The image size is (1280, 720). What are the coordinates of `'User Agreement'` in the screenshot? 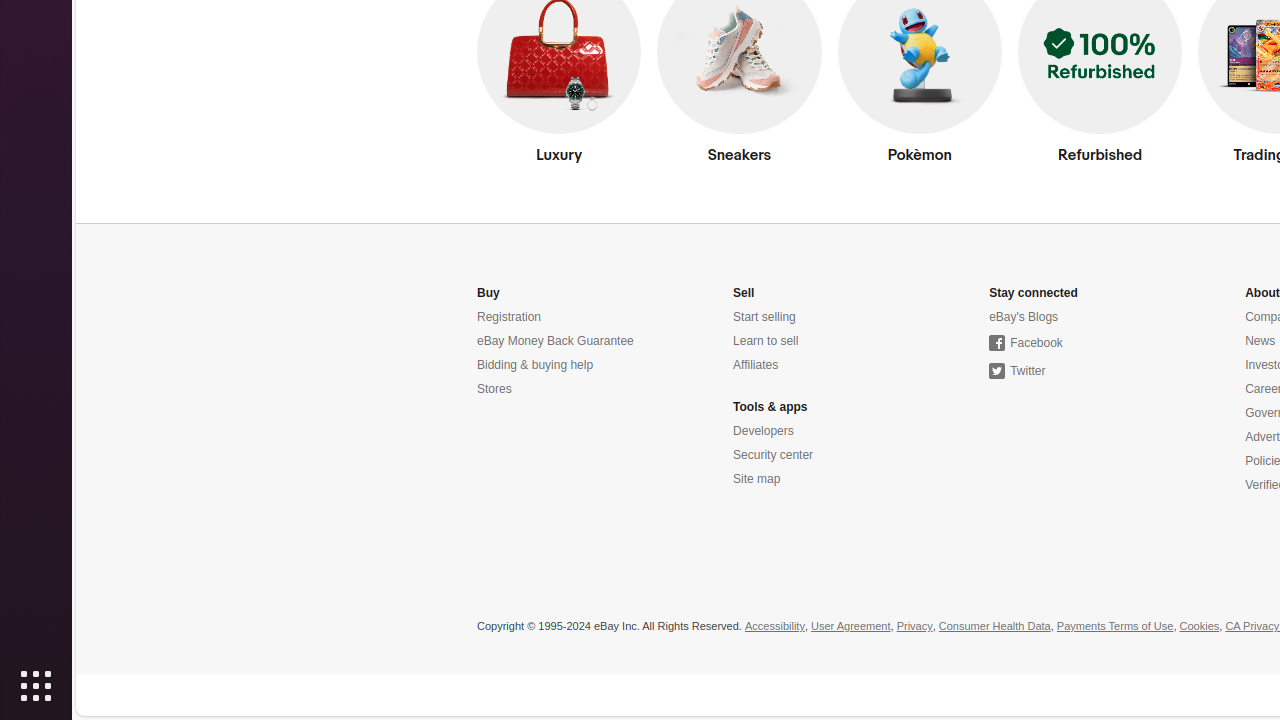 It's located at (850, 625).